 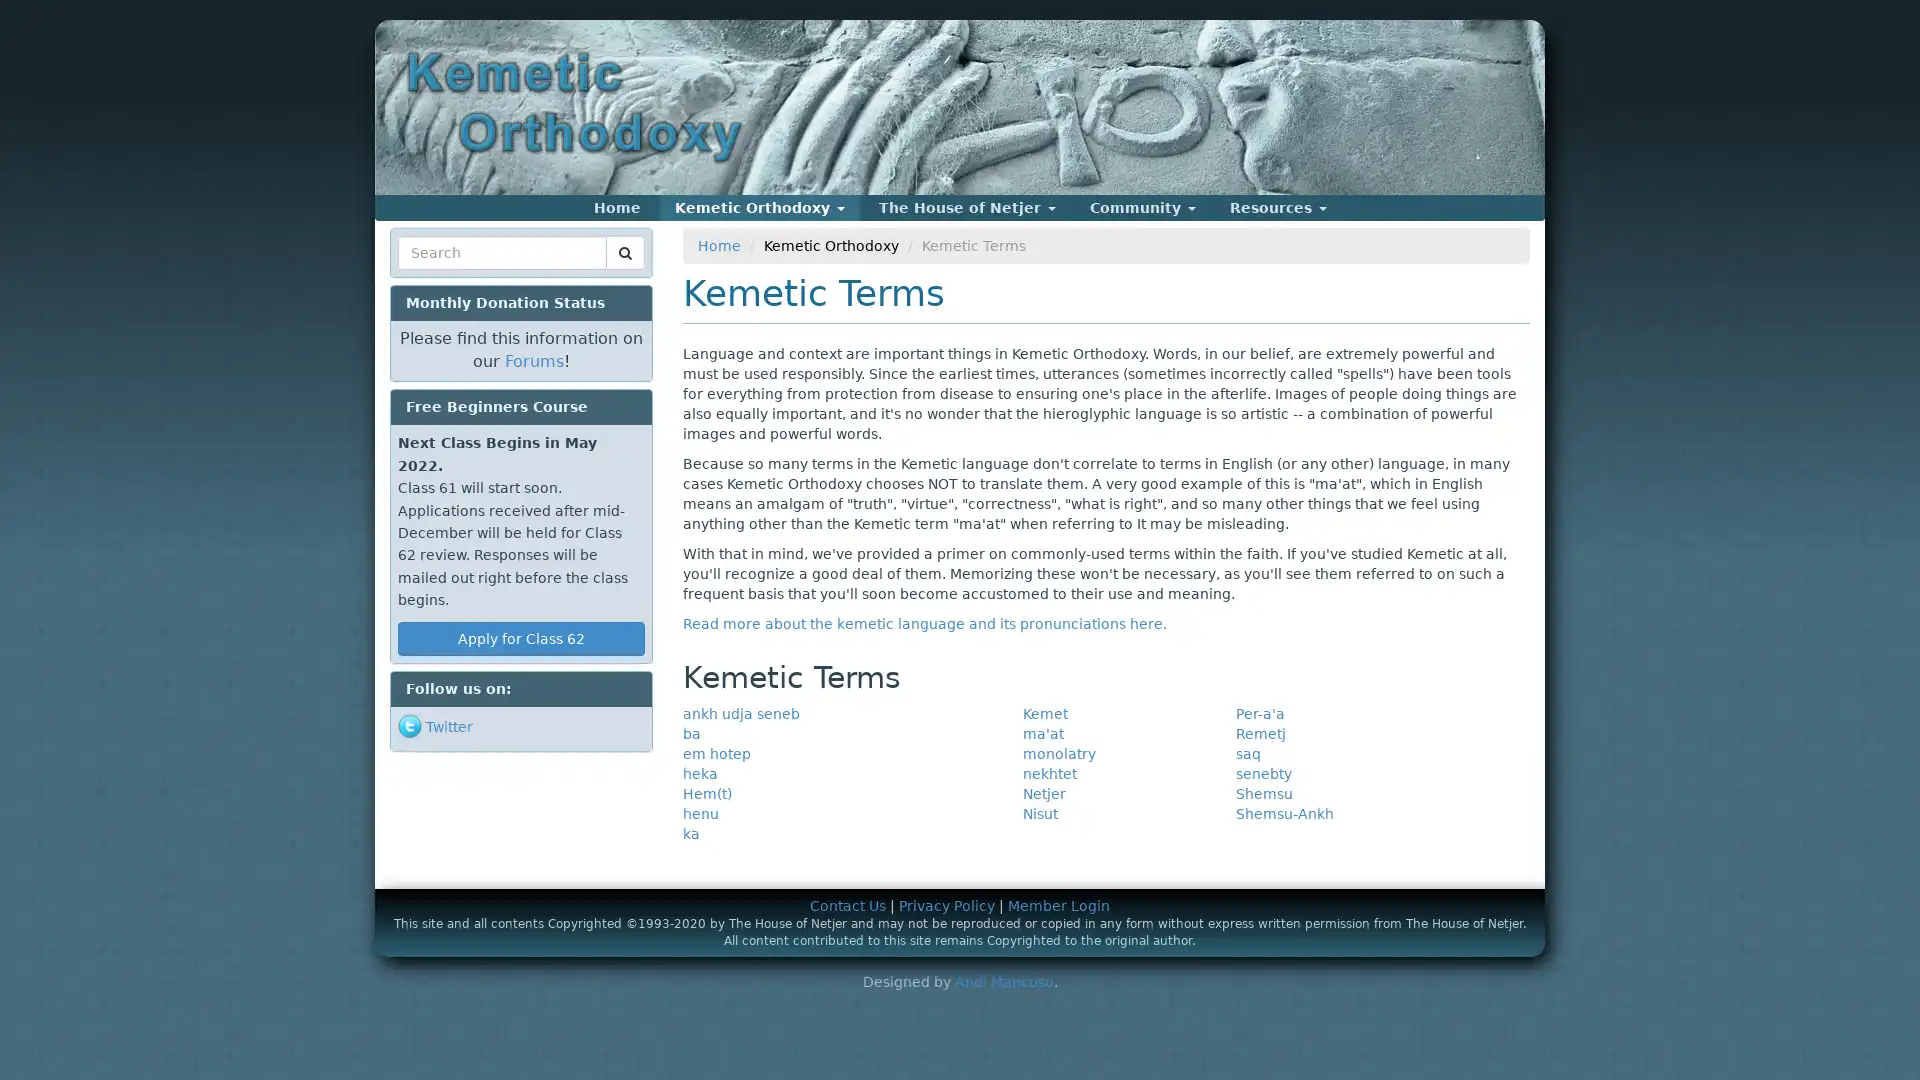 What do you see at coordinates (435, 277) in the screenshot?
I see `Search` at bounding box center [435, 277].